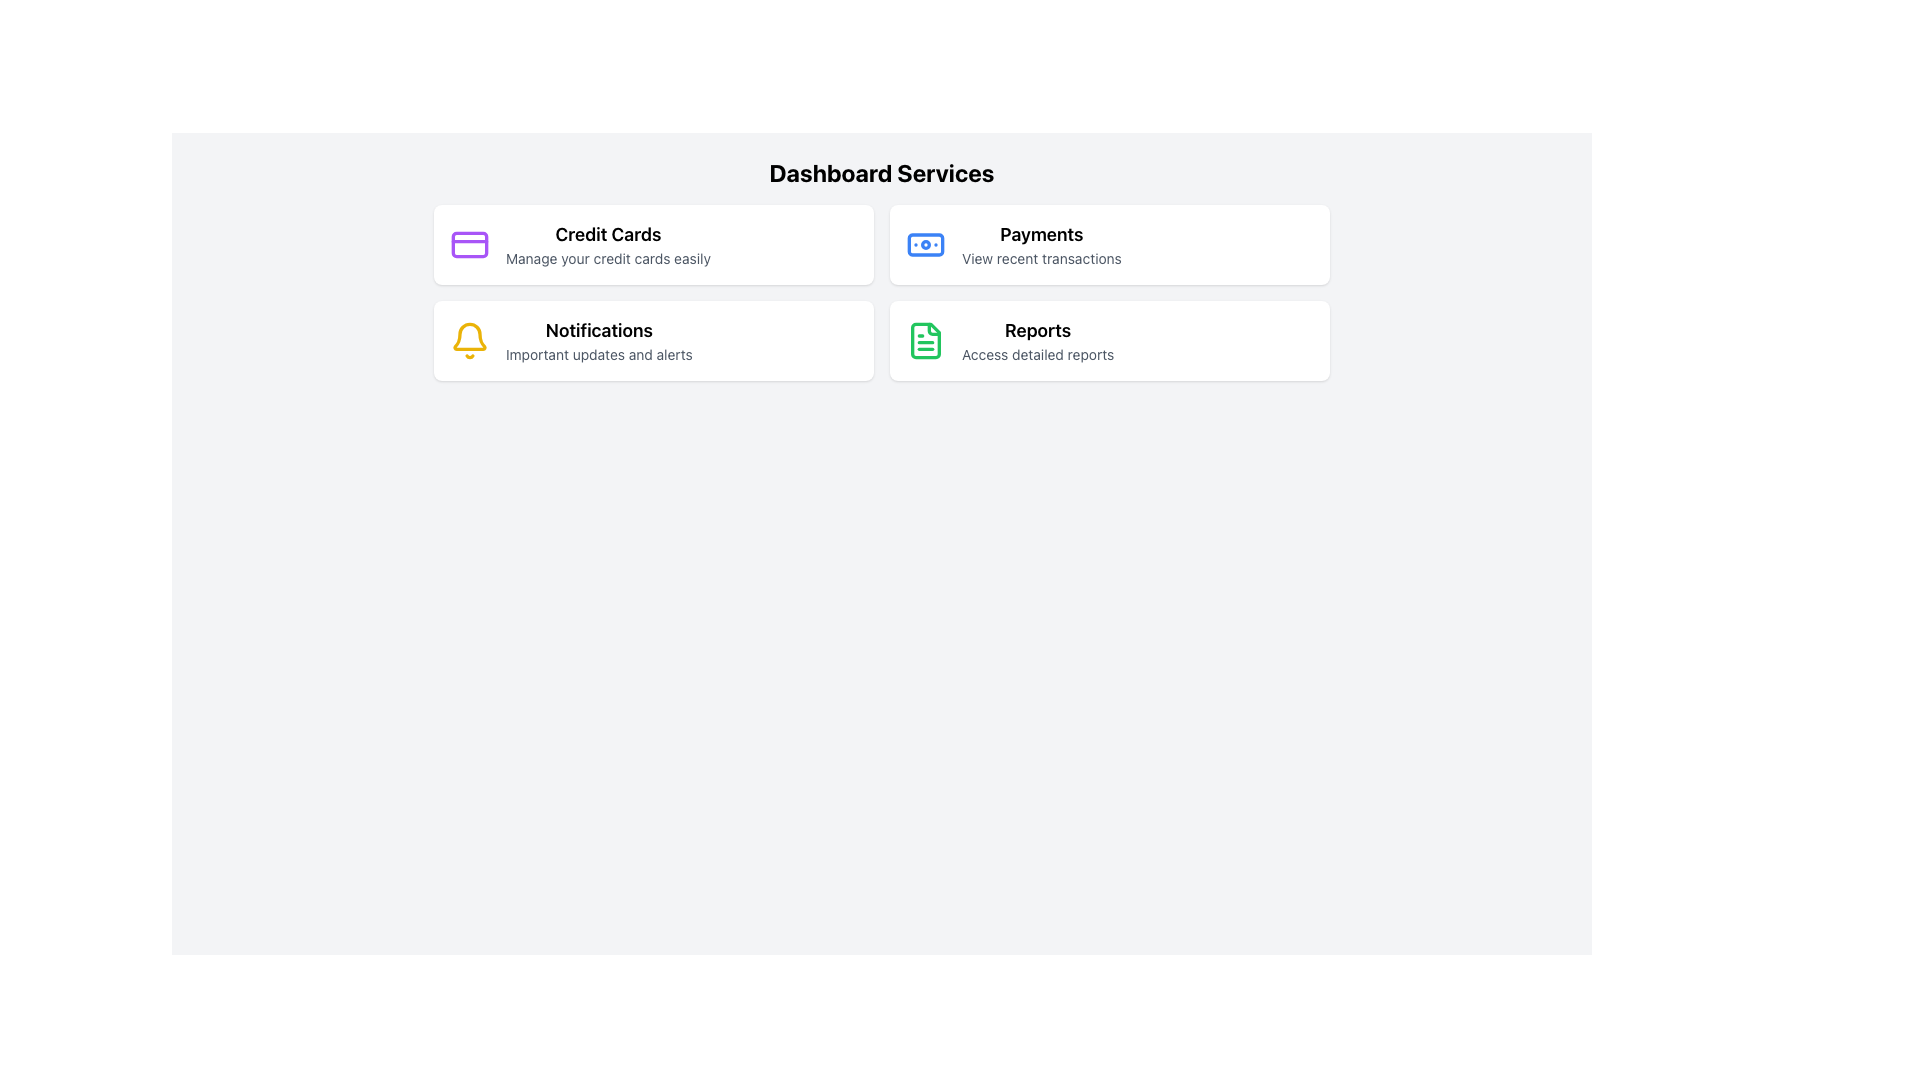  What do you see at coordinates (653, 339) in the screenshot?
I see `the Informational Card that features a yellow bell notification icon on the left, with the text 'Notifications' in bold and 'Important updates and alerts' in a smaller font on the right` at bounding box center [653, 339].